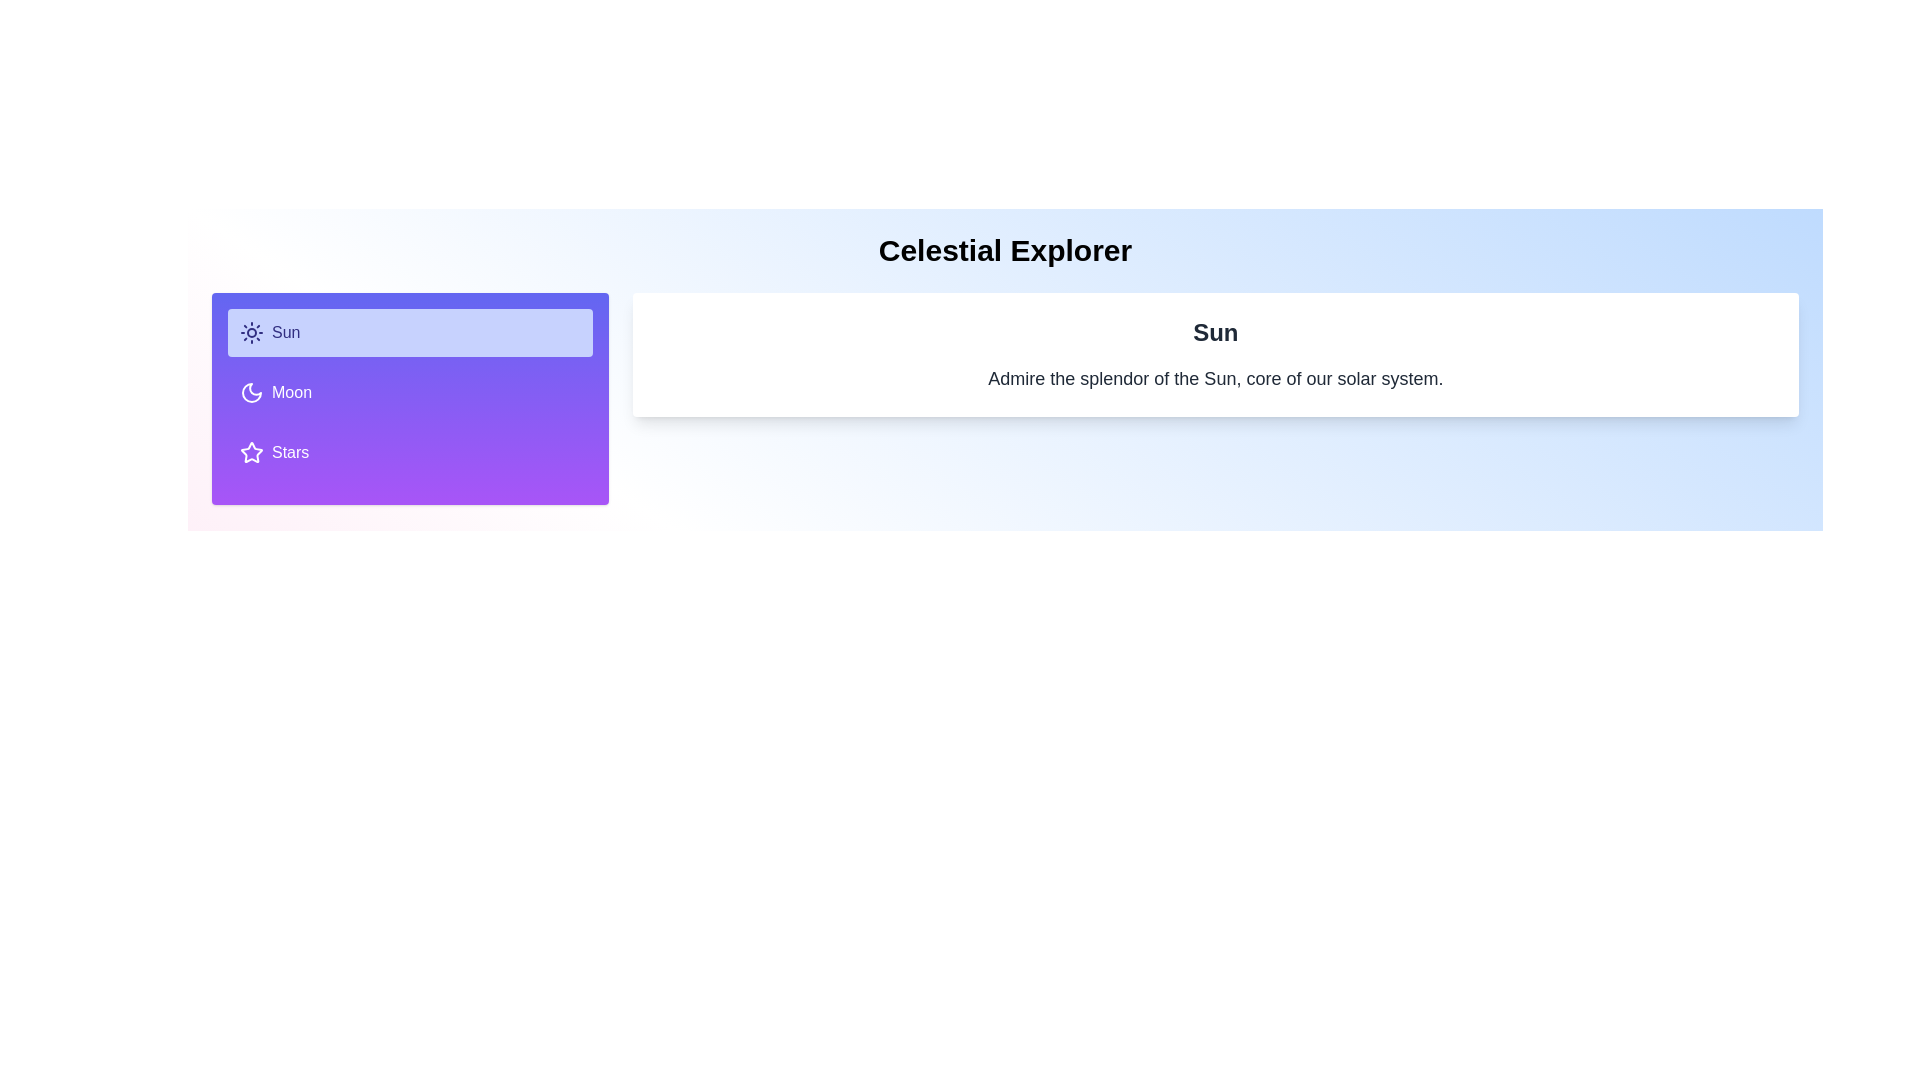  Describe the element at coordinates (409, 393) in the screenshot. I see `the tab labeled Moon` at that location.